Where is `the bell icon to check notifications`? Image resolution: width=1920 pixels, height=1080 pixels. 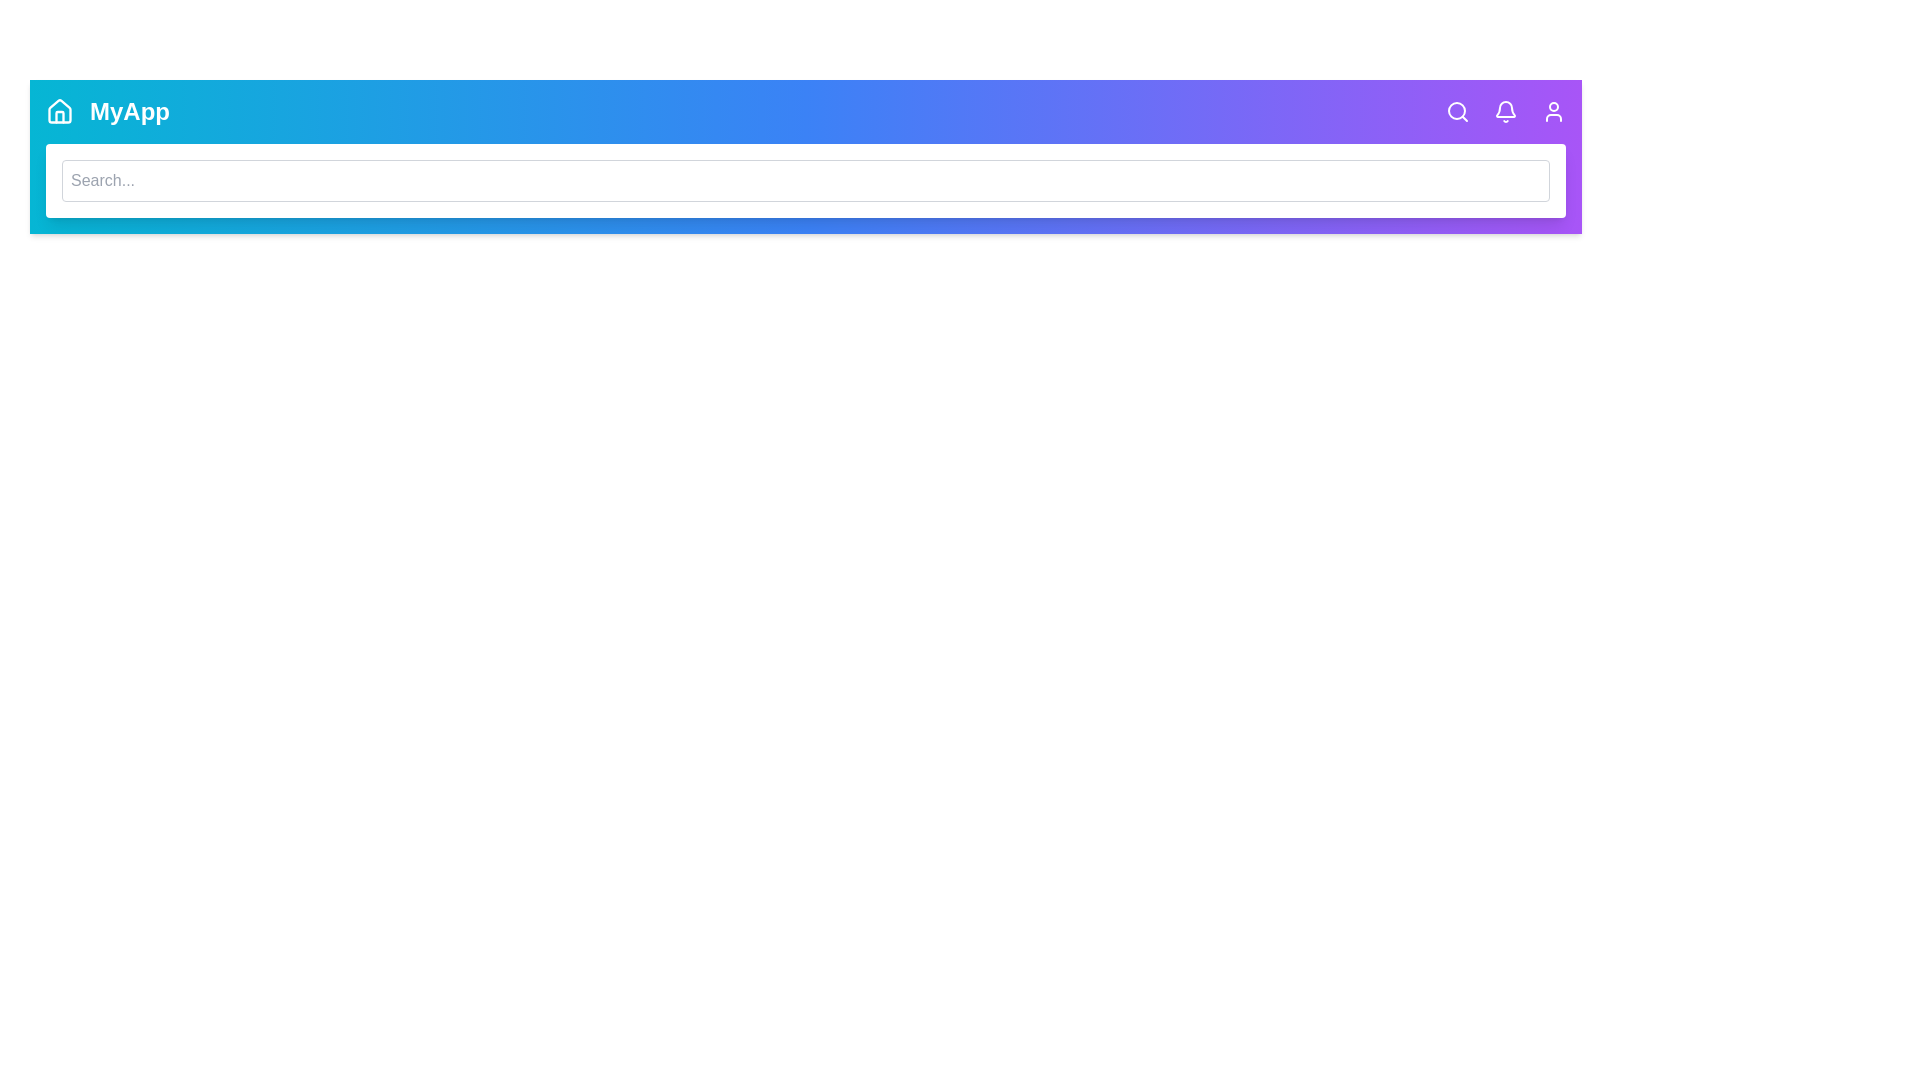 the bell icon to check notifications is located at coordinates (1506, 111).